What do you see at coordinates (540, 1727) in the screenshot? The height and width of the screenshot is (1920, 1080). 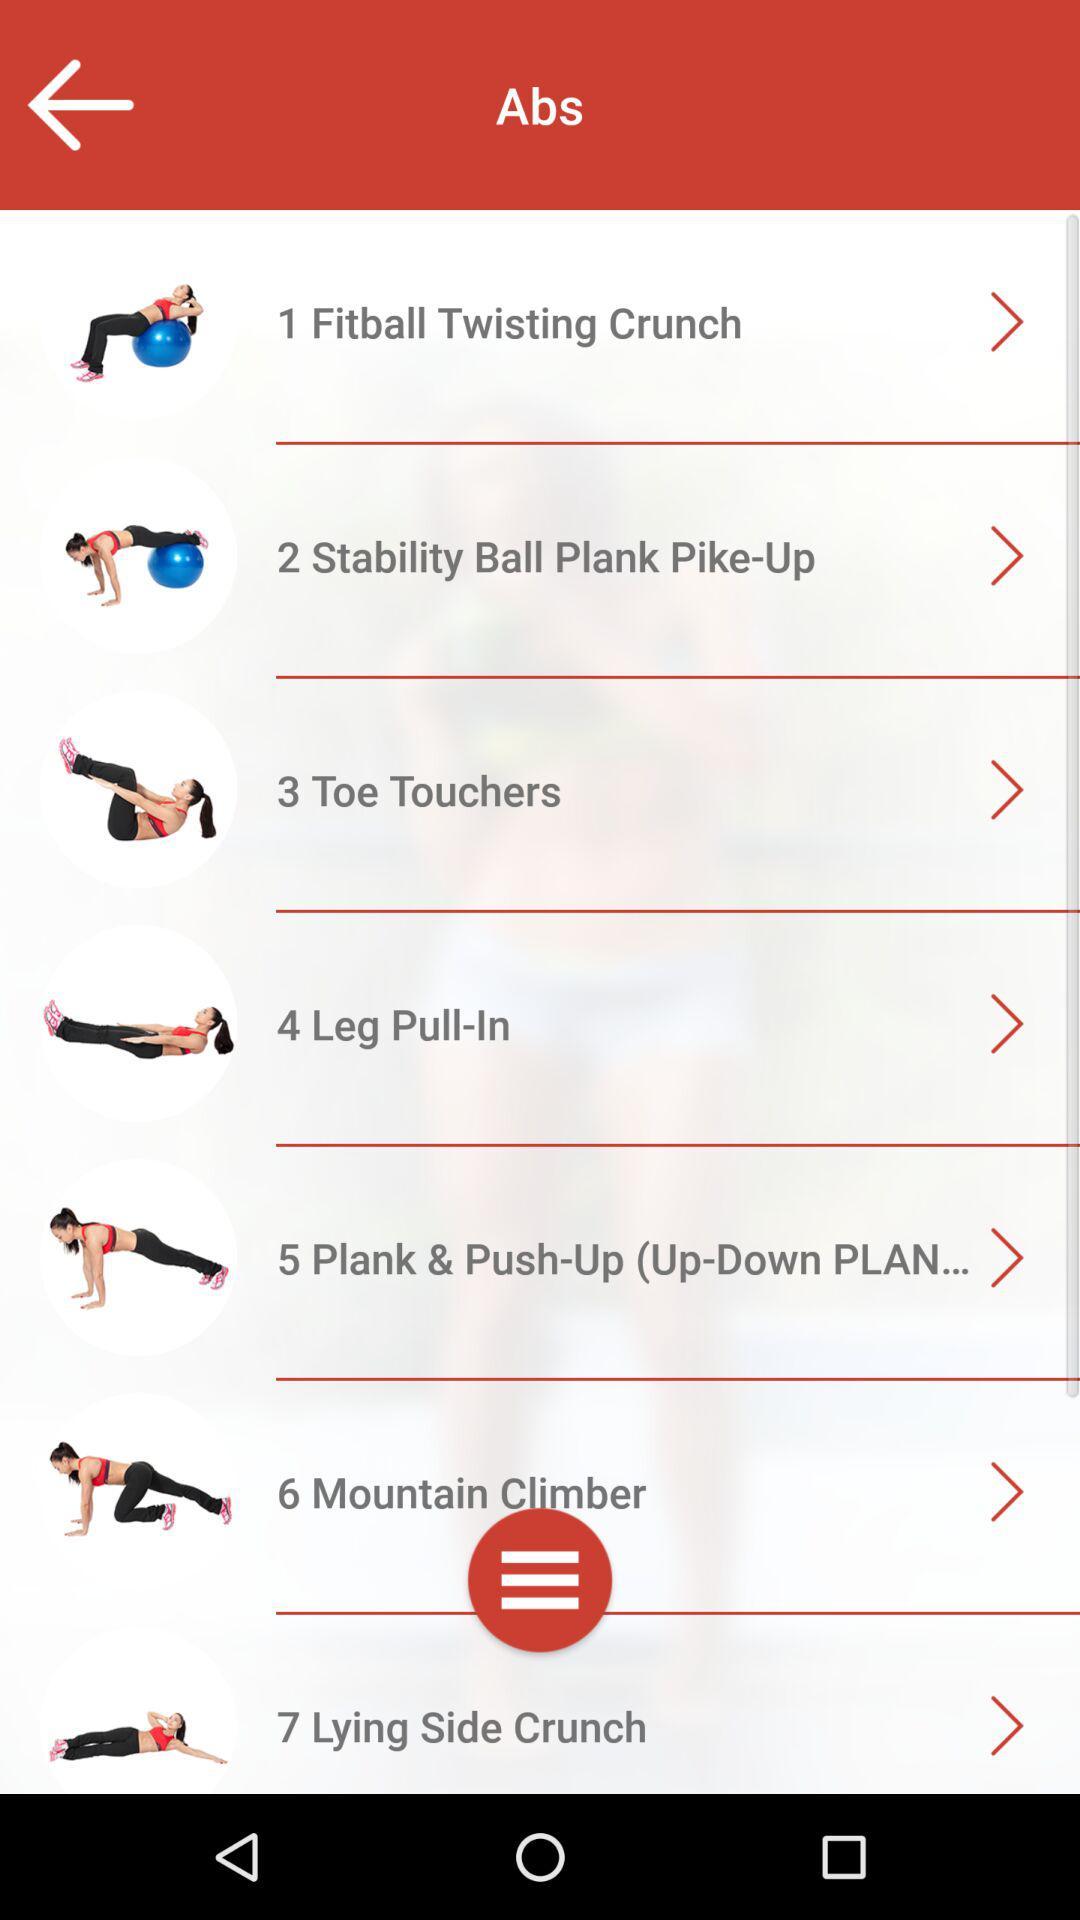 I see `go next page` at bounding box center [540, 1727].